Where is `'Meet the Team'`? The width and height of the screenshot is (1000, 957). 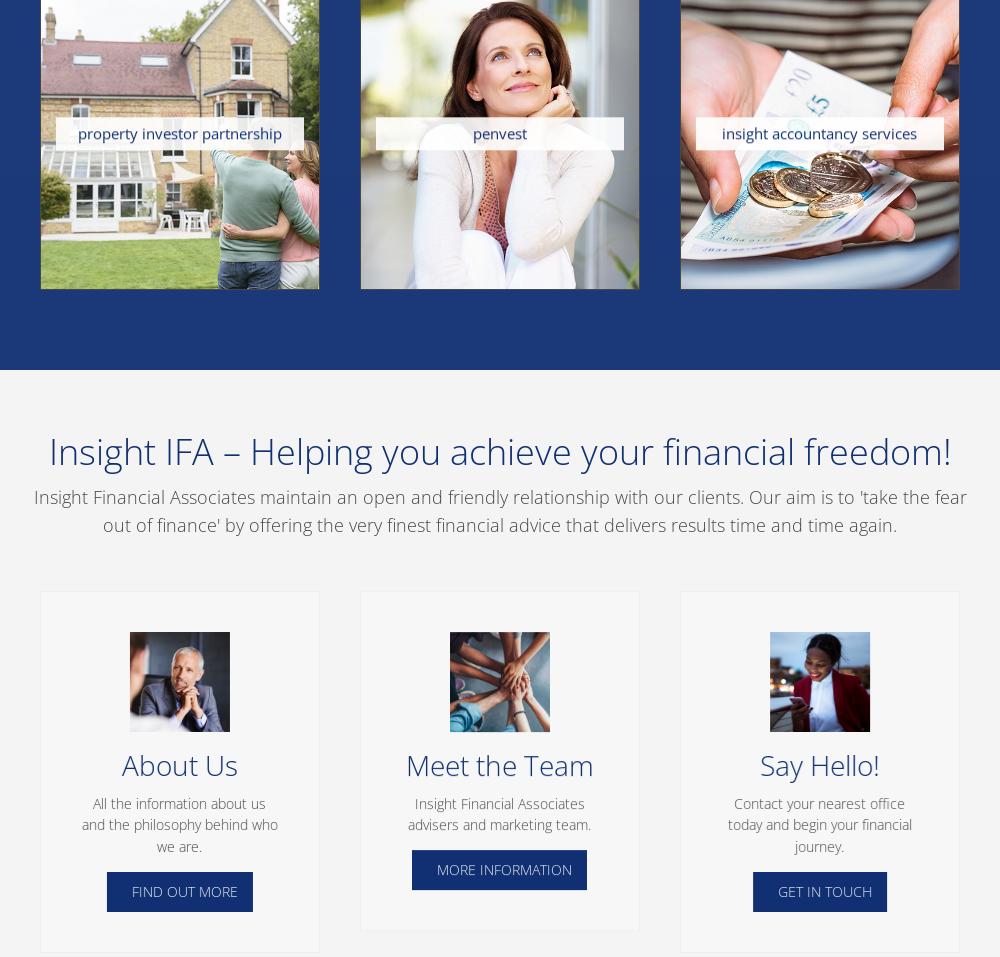 'Meet the Team' is located at coordinates (405, 765).